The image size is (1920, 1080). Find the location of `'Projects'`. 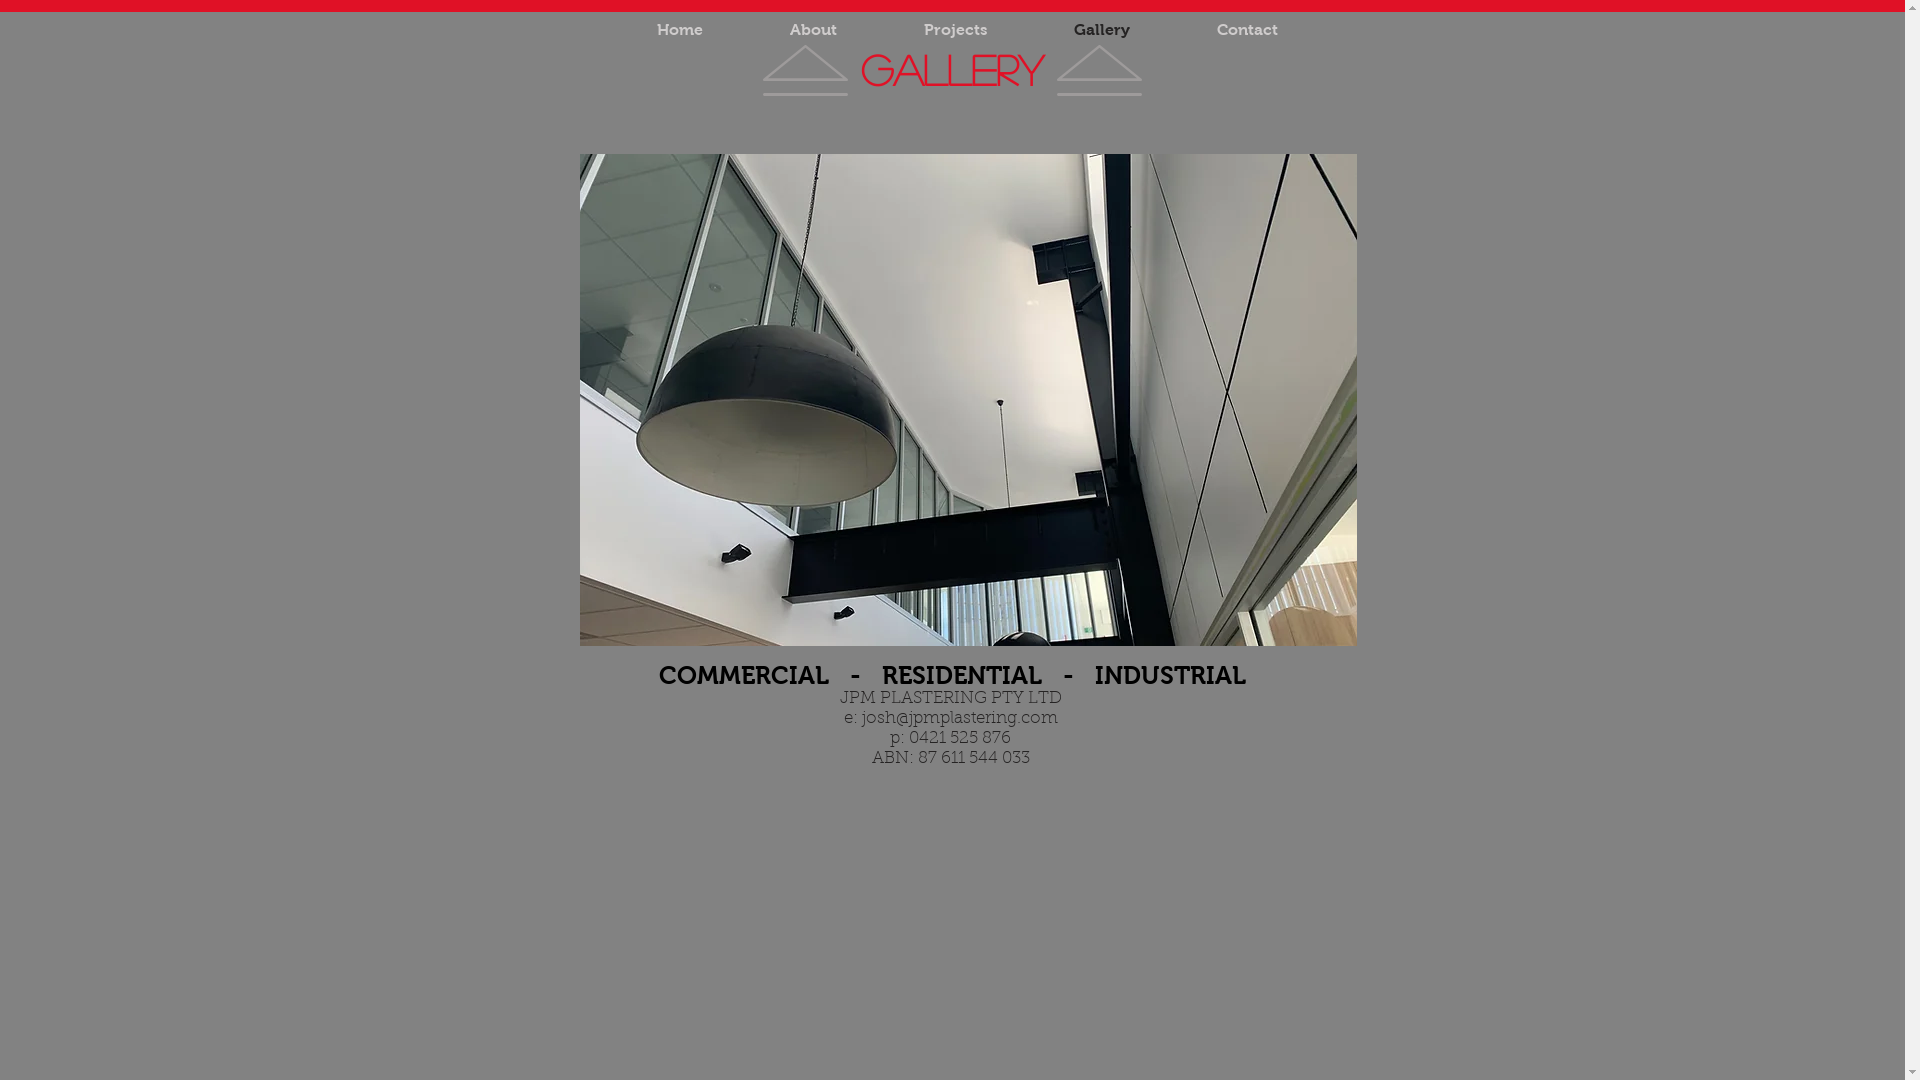

'Projects' is located at coordinates (954, 30).